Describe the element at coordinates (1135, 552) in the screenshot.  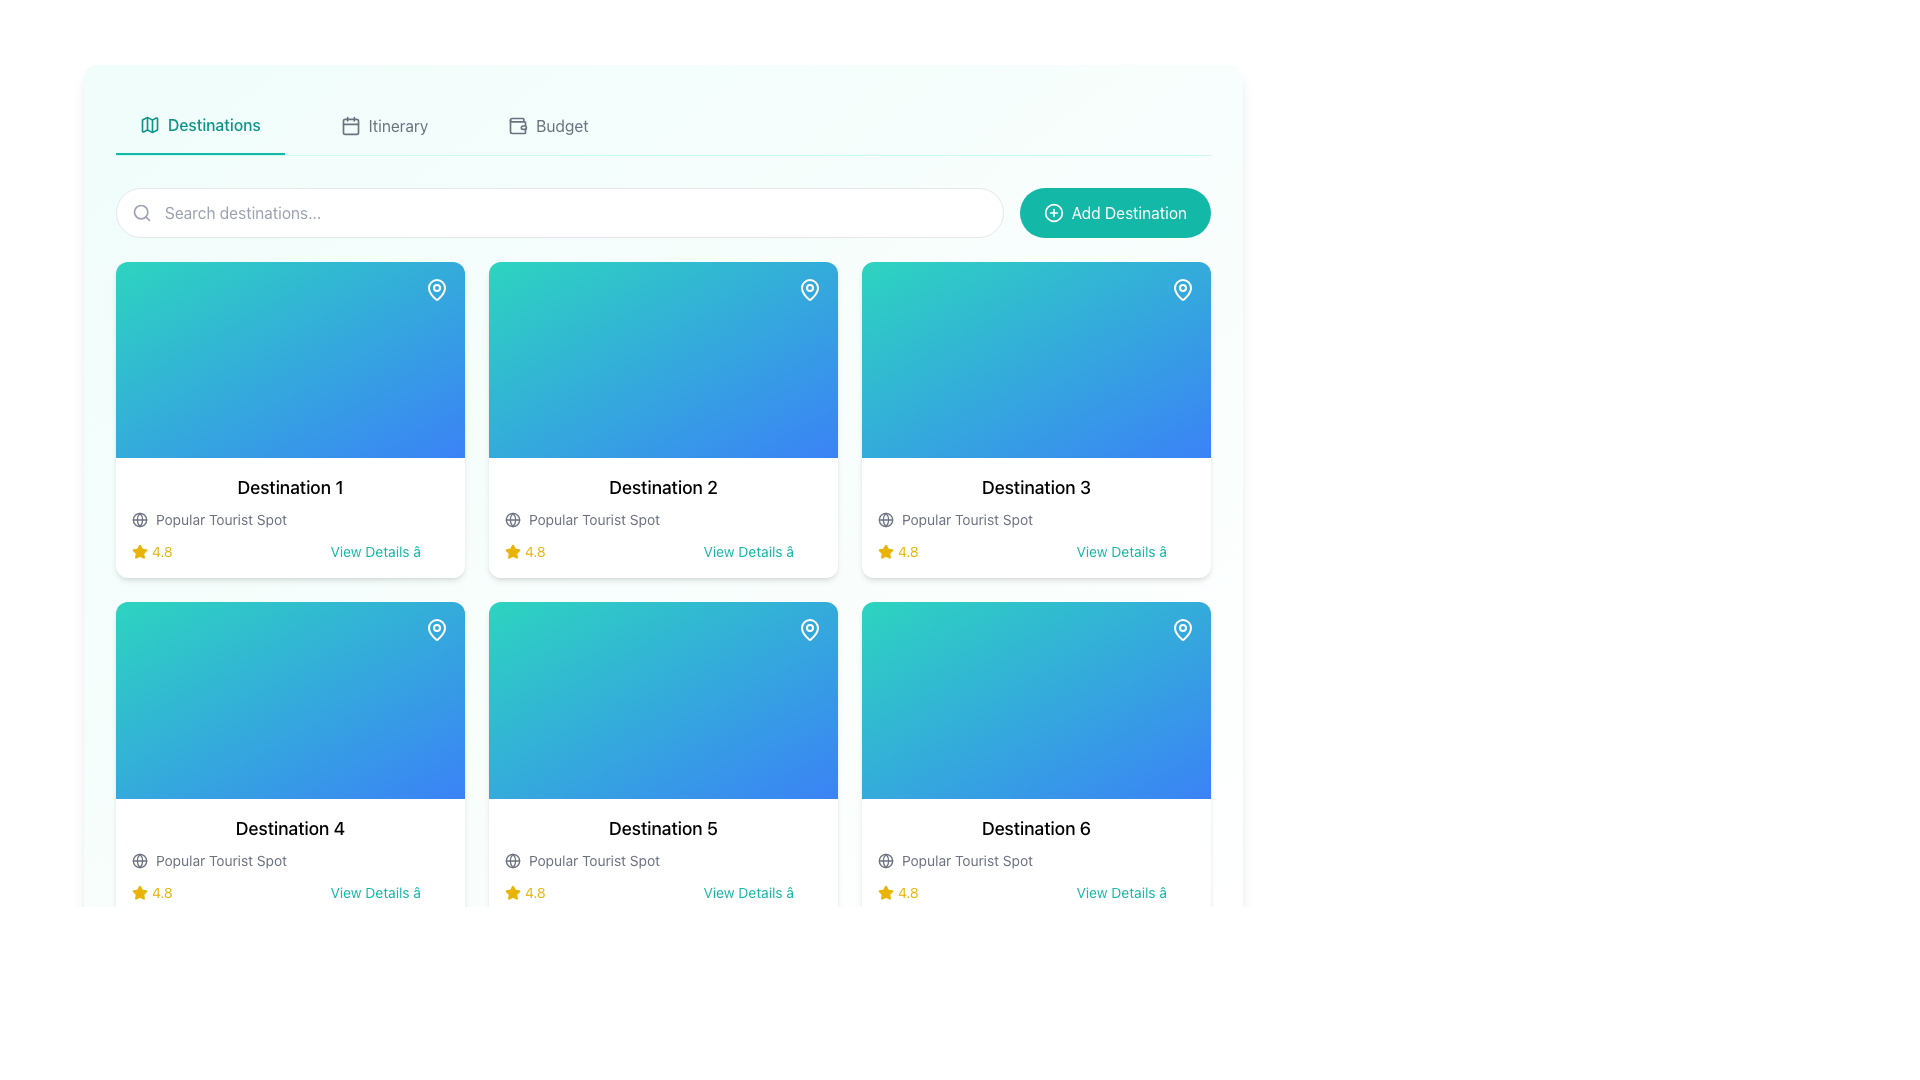
I see `the teal colored hyperlink labeled 'View Details →' located at the bottom-right corner of the card labeled 'Destination 3'` at that location.